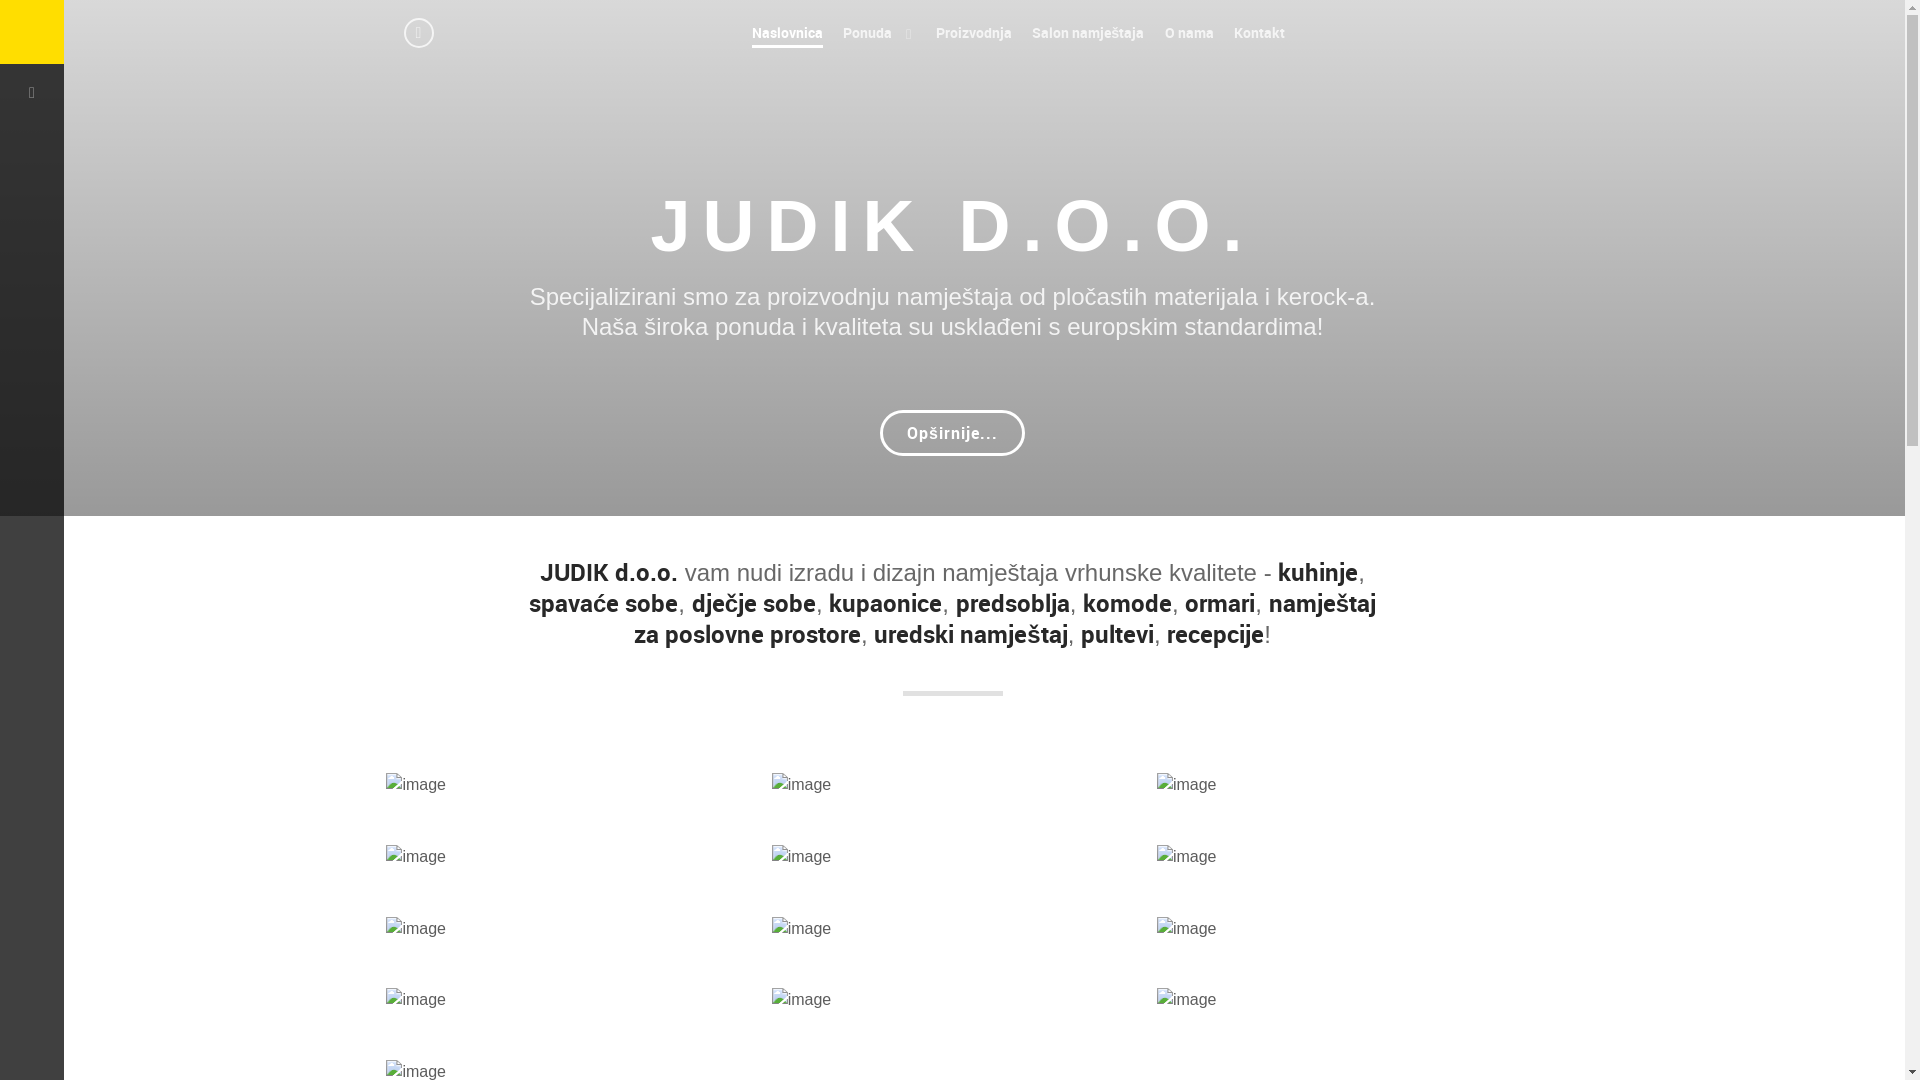 The image size is (1920, 1080). Describe the element at coordinates (1116, 633) in the screenshot. I see `'pultevi'` at that location.